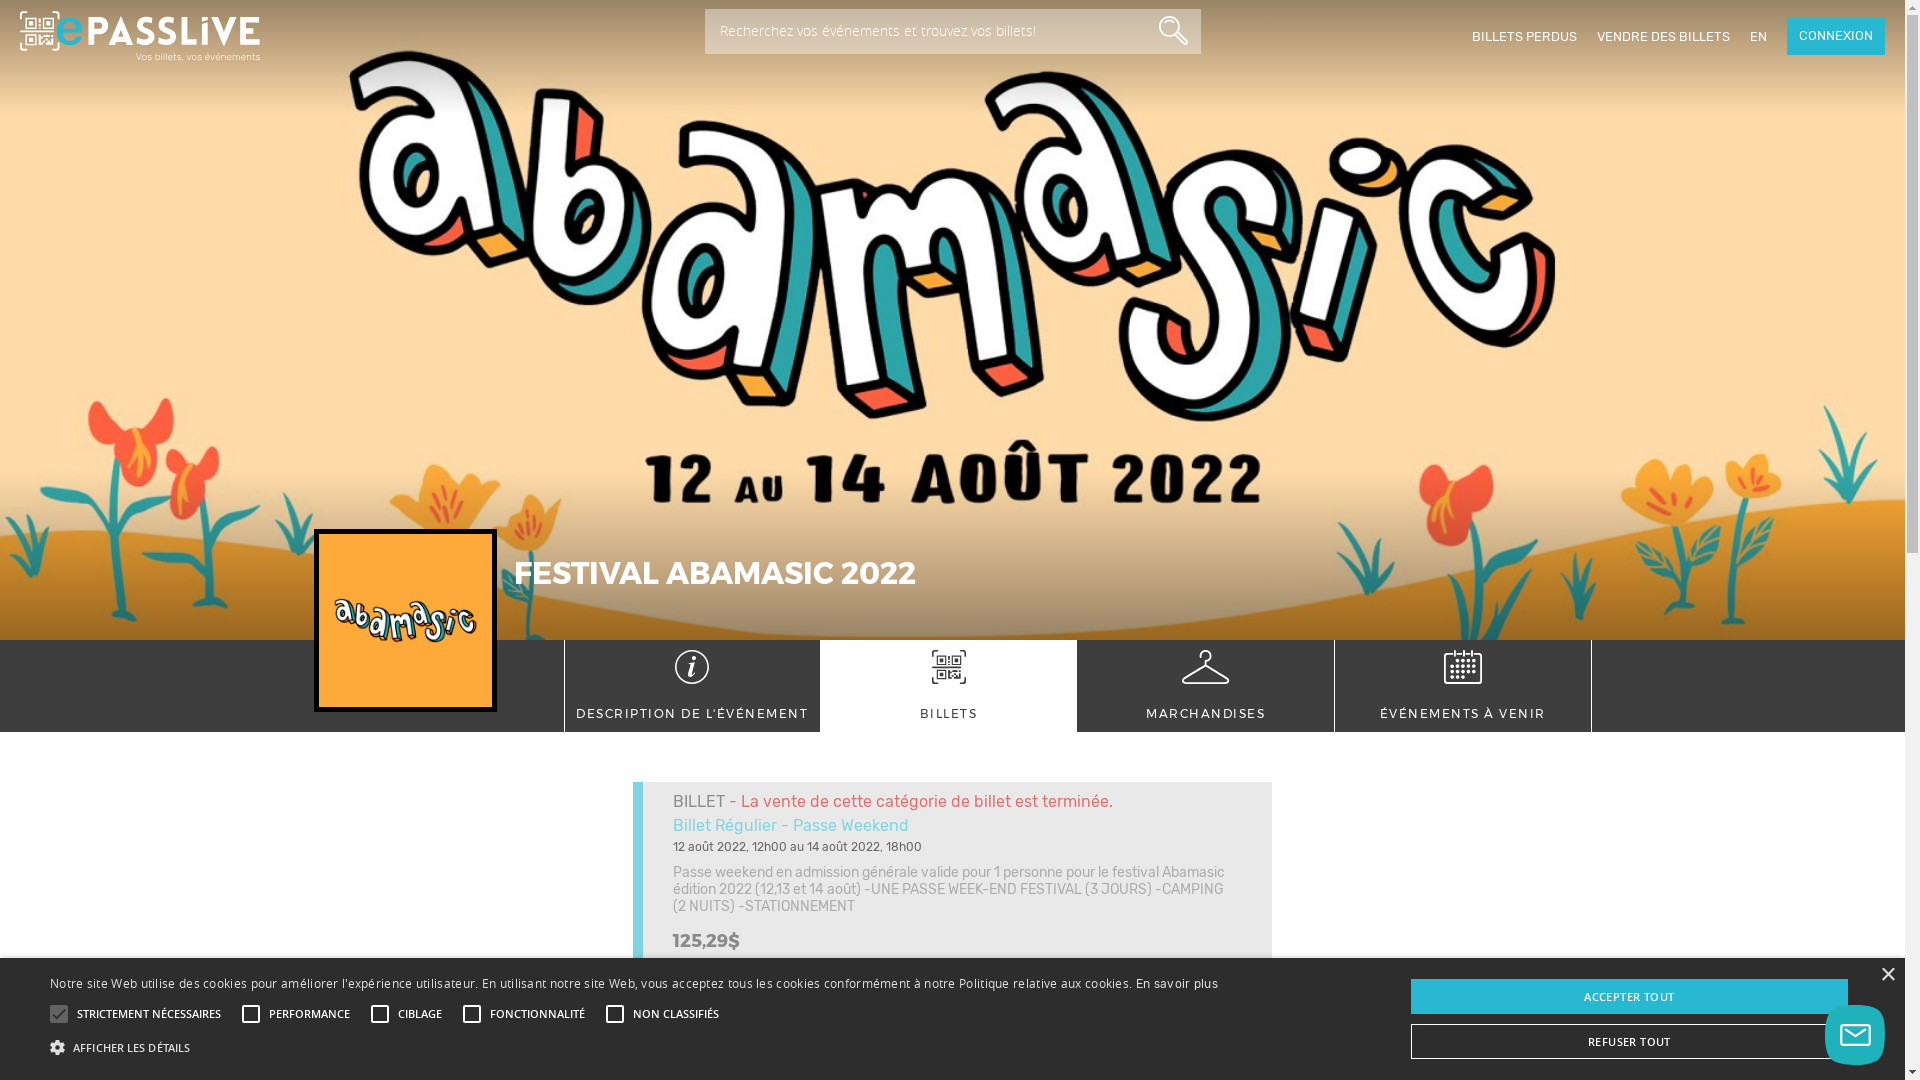 This screenshot has height=1080, width=1920. What do you see at coordinates (1523, 35) in the screenshot?
I see `'BILLETS PERDUS'` at bounding box center [1523, 35].